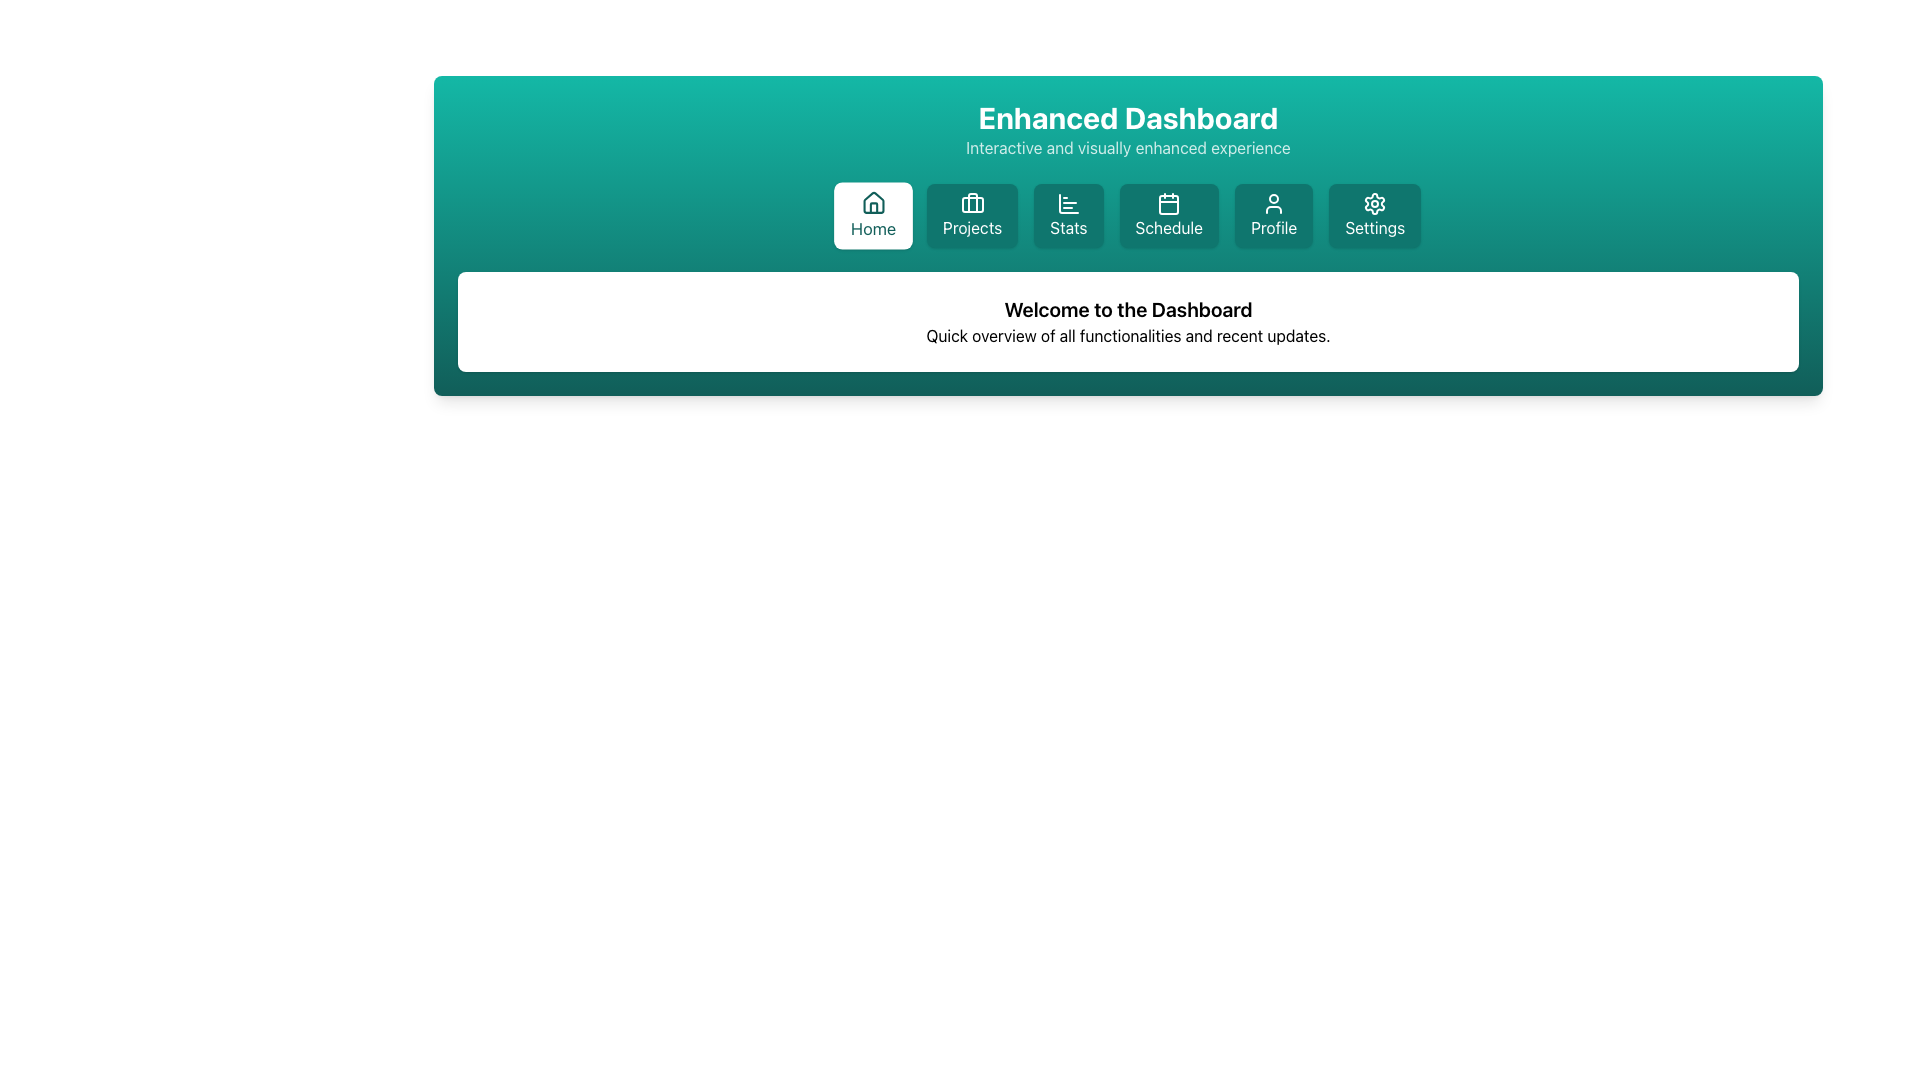  I want to click on the fourth button from the left in the horizontal menu row, so click(1169, 216).